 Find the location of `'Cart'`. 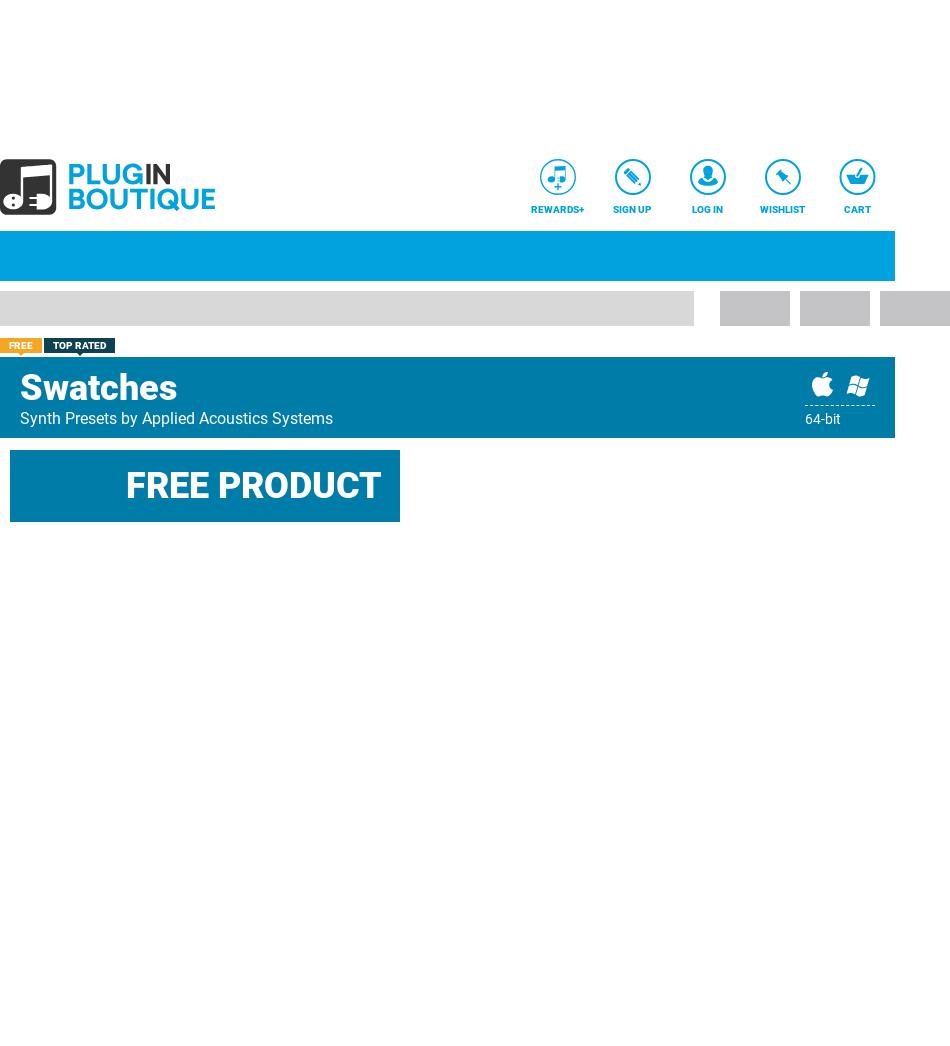

'Cart' is located at coordinates (856, 209).